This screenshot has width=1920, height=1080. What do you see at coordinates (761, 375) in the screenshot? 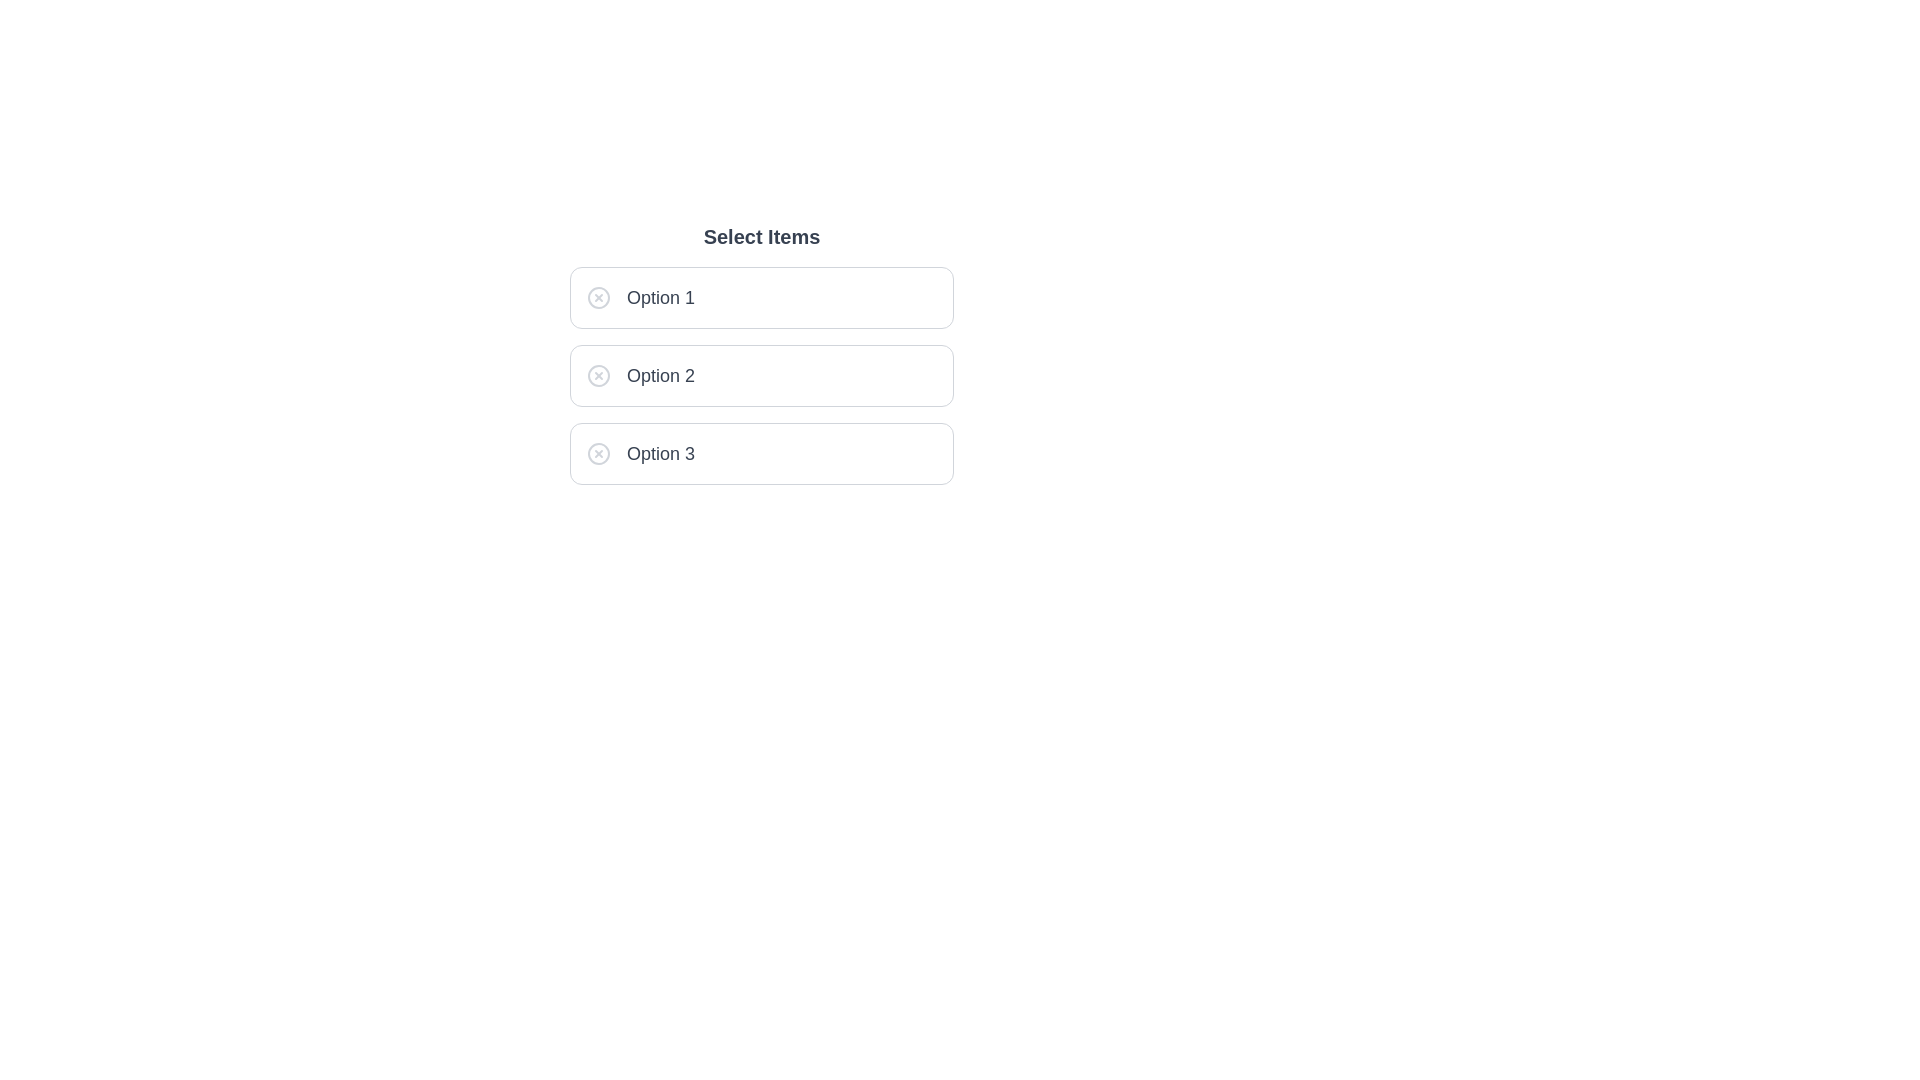
I see `the second button in the vertically stacked list of three buttons below the title 'Select Items'` at bounding box center [761, 375].